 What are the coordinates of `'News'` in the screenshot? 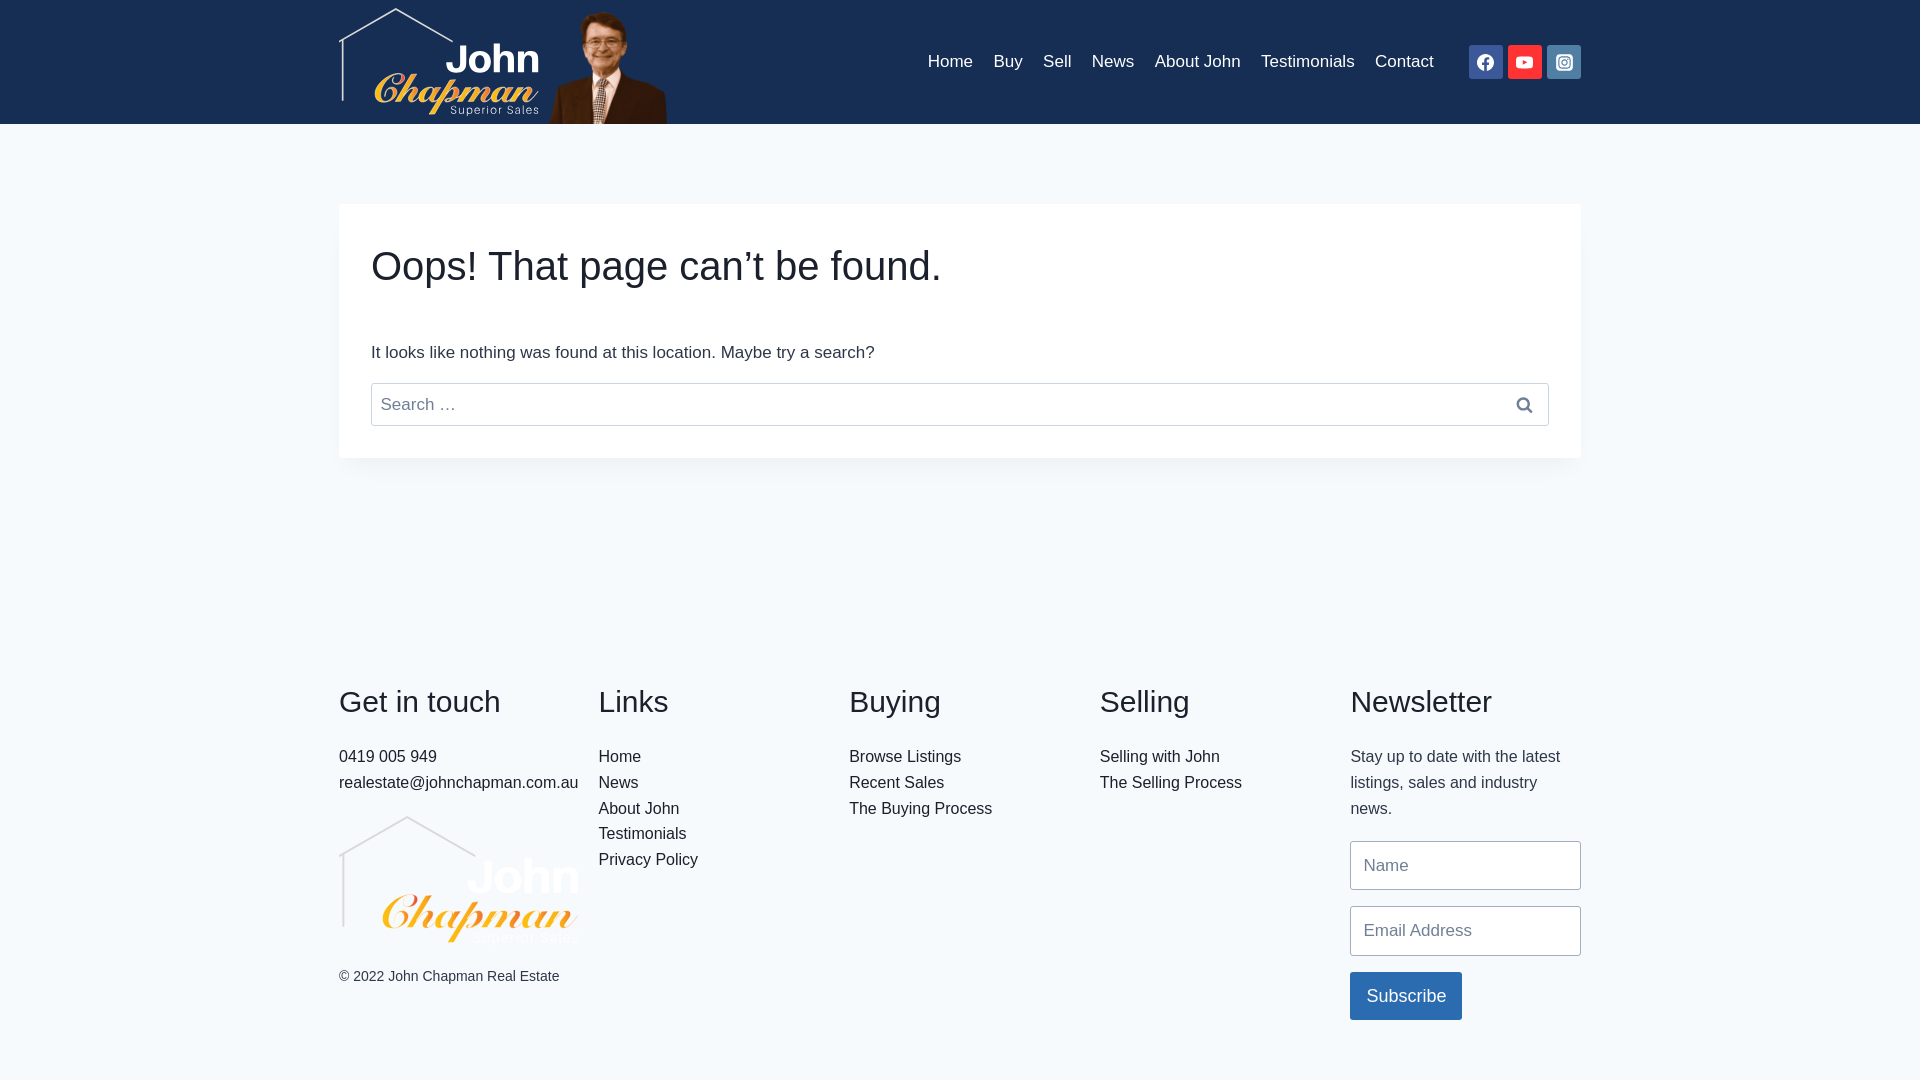 It's located at (617, 781).